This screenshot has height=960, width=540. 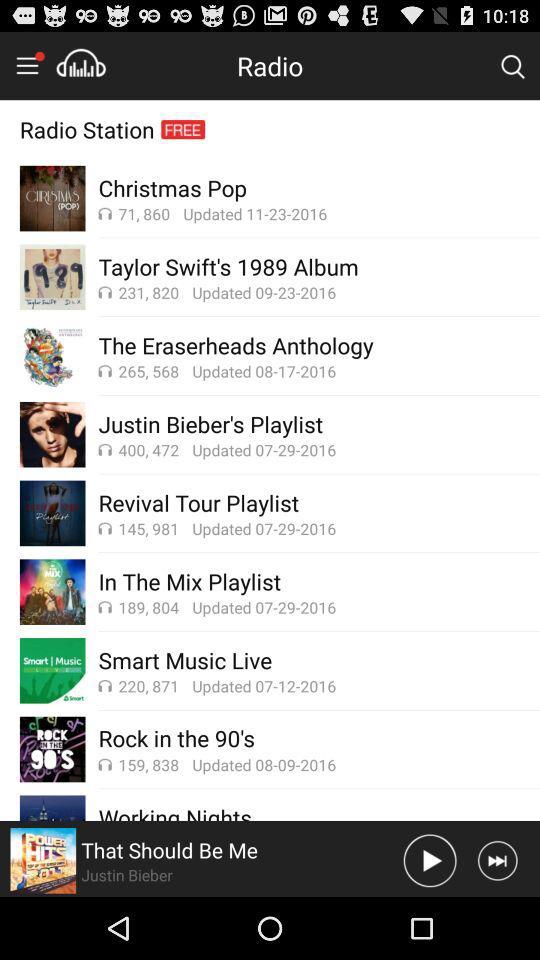 I want to click on this song, so click(x=429, y=859).